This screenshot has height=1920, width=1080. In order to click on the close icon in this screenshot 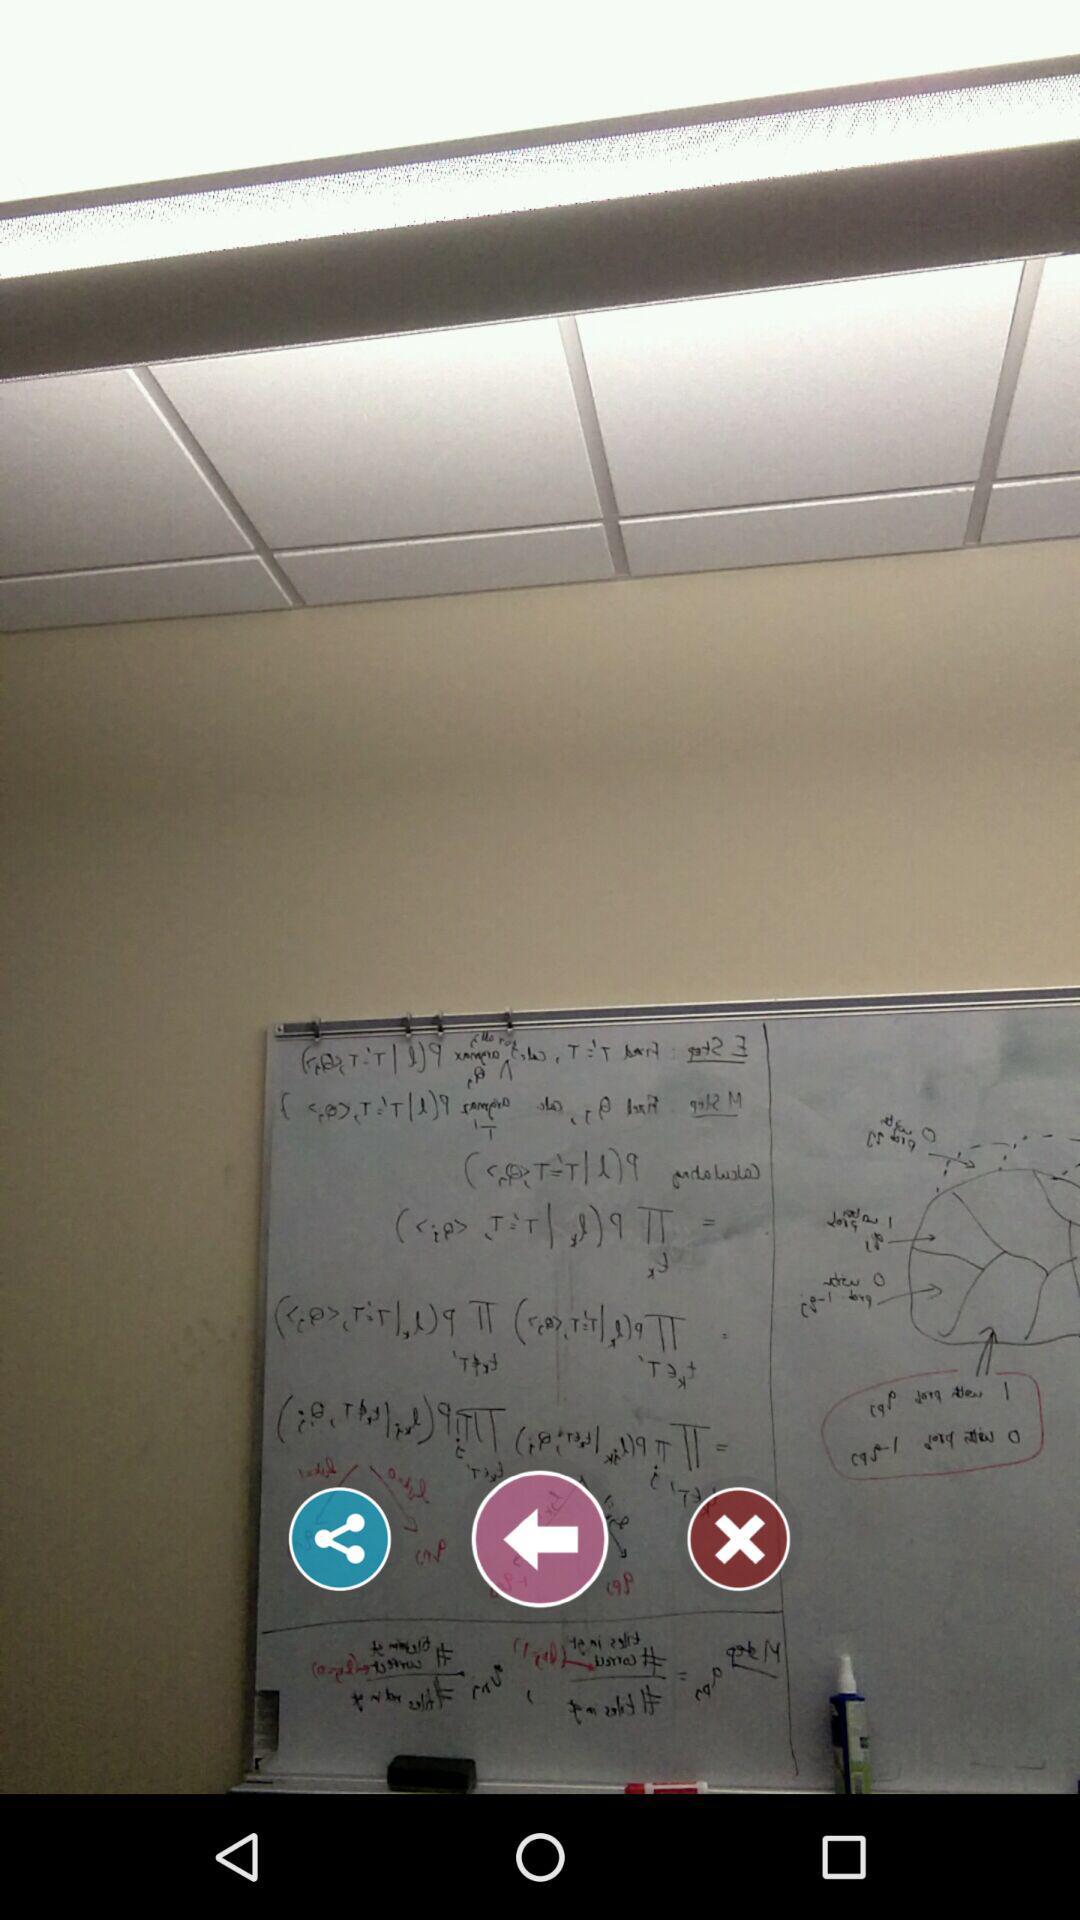, I will do `click(739, 1538)`.